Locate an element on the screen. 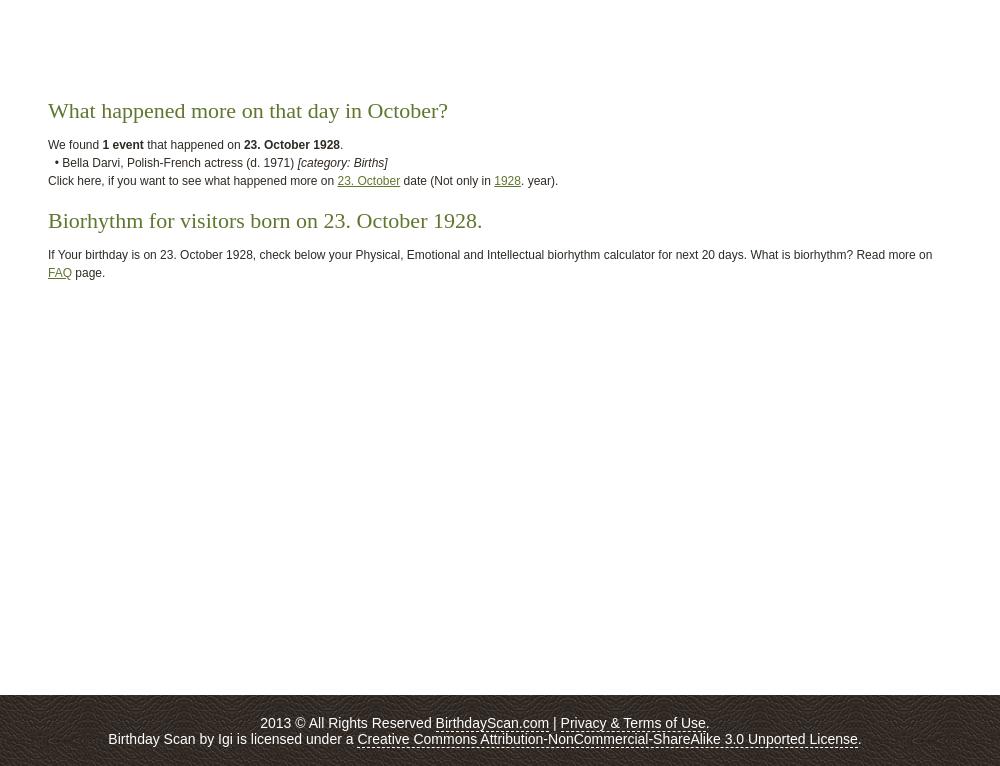  '1928' is located at coordinates (507, 180).